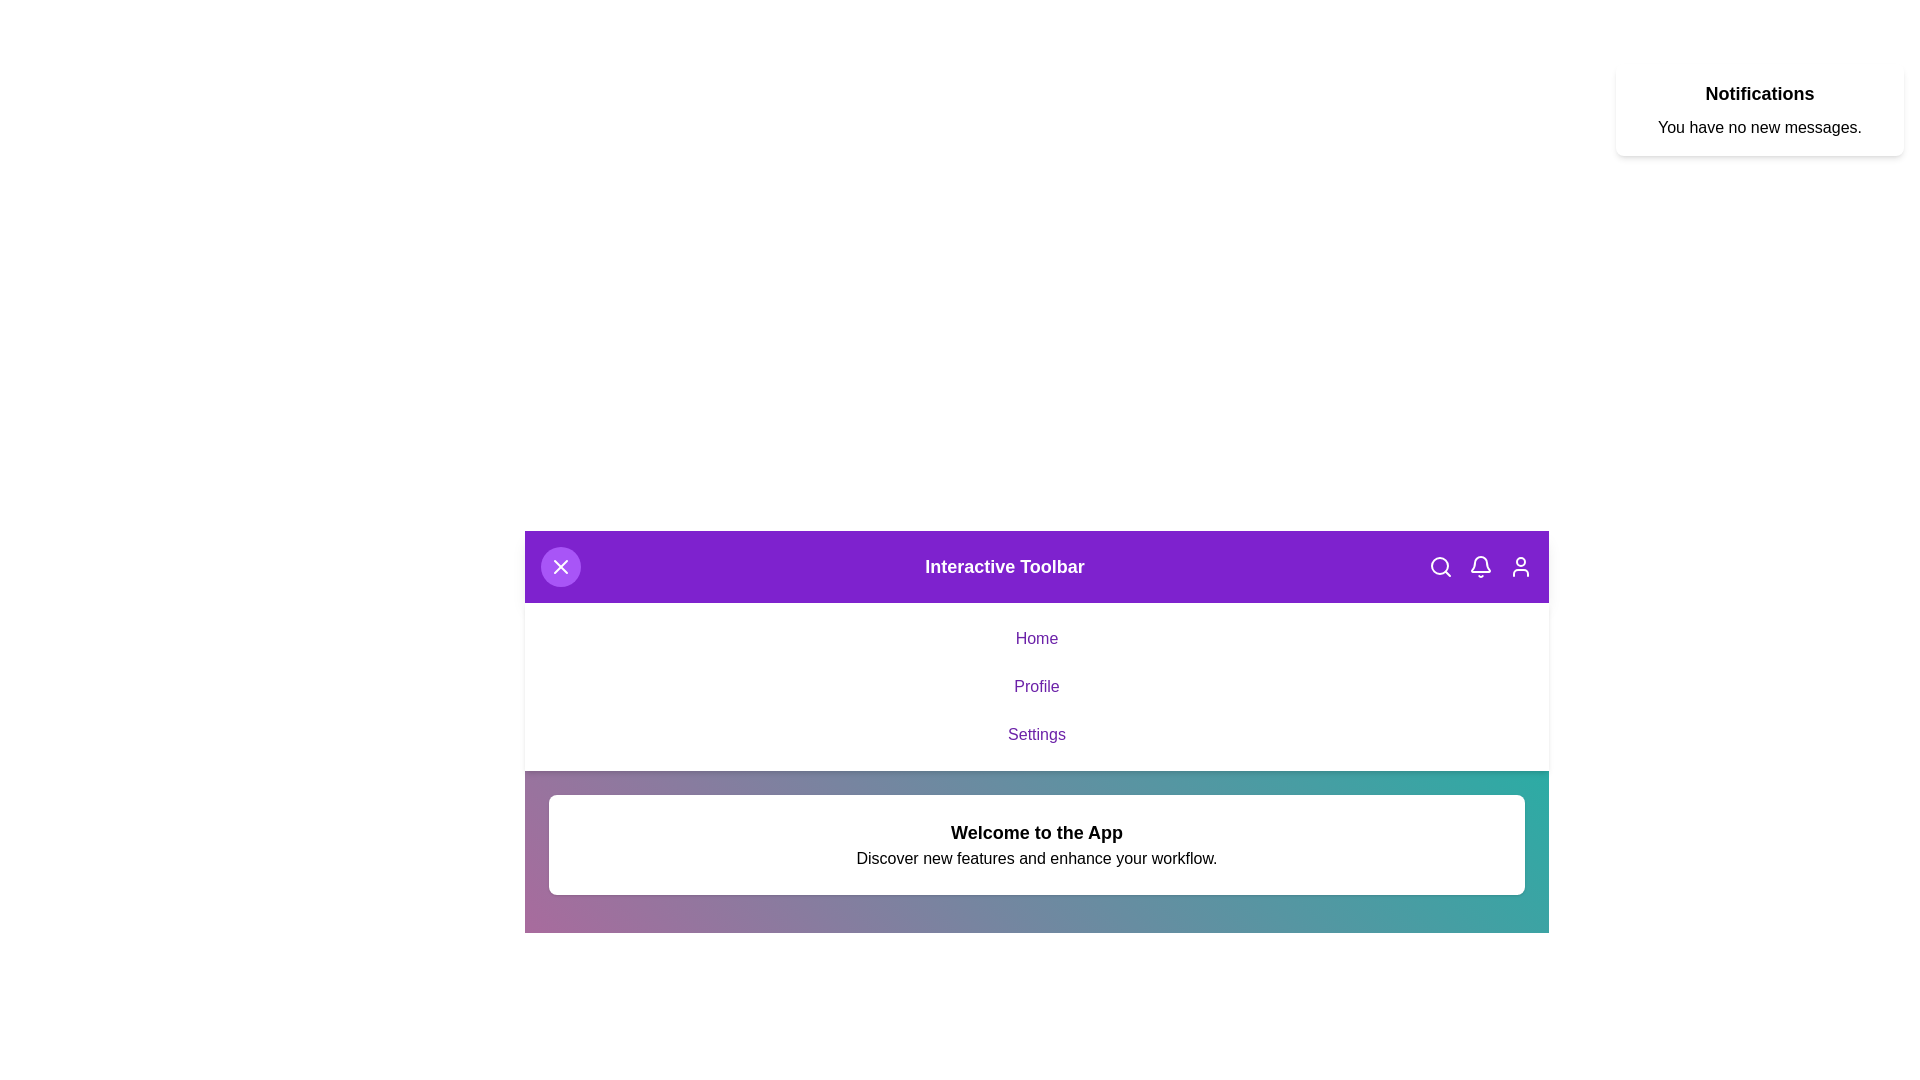  I want to click on the 'Home' link to navigate to the 'Home' section, so click(1036, 639).